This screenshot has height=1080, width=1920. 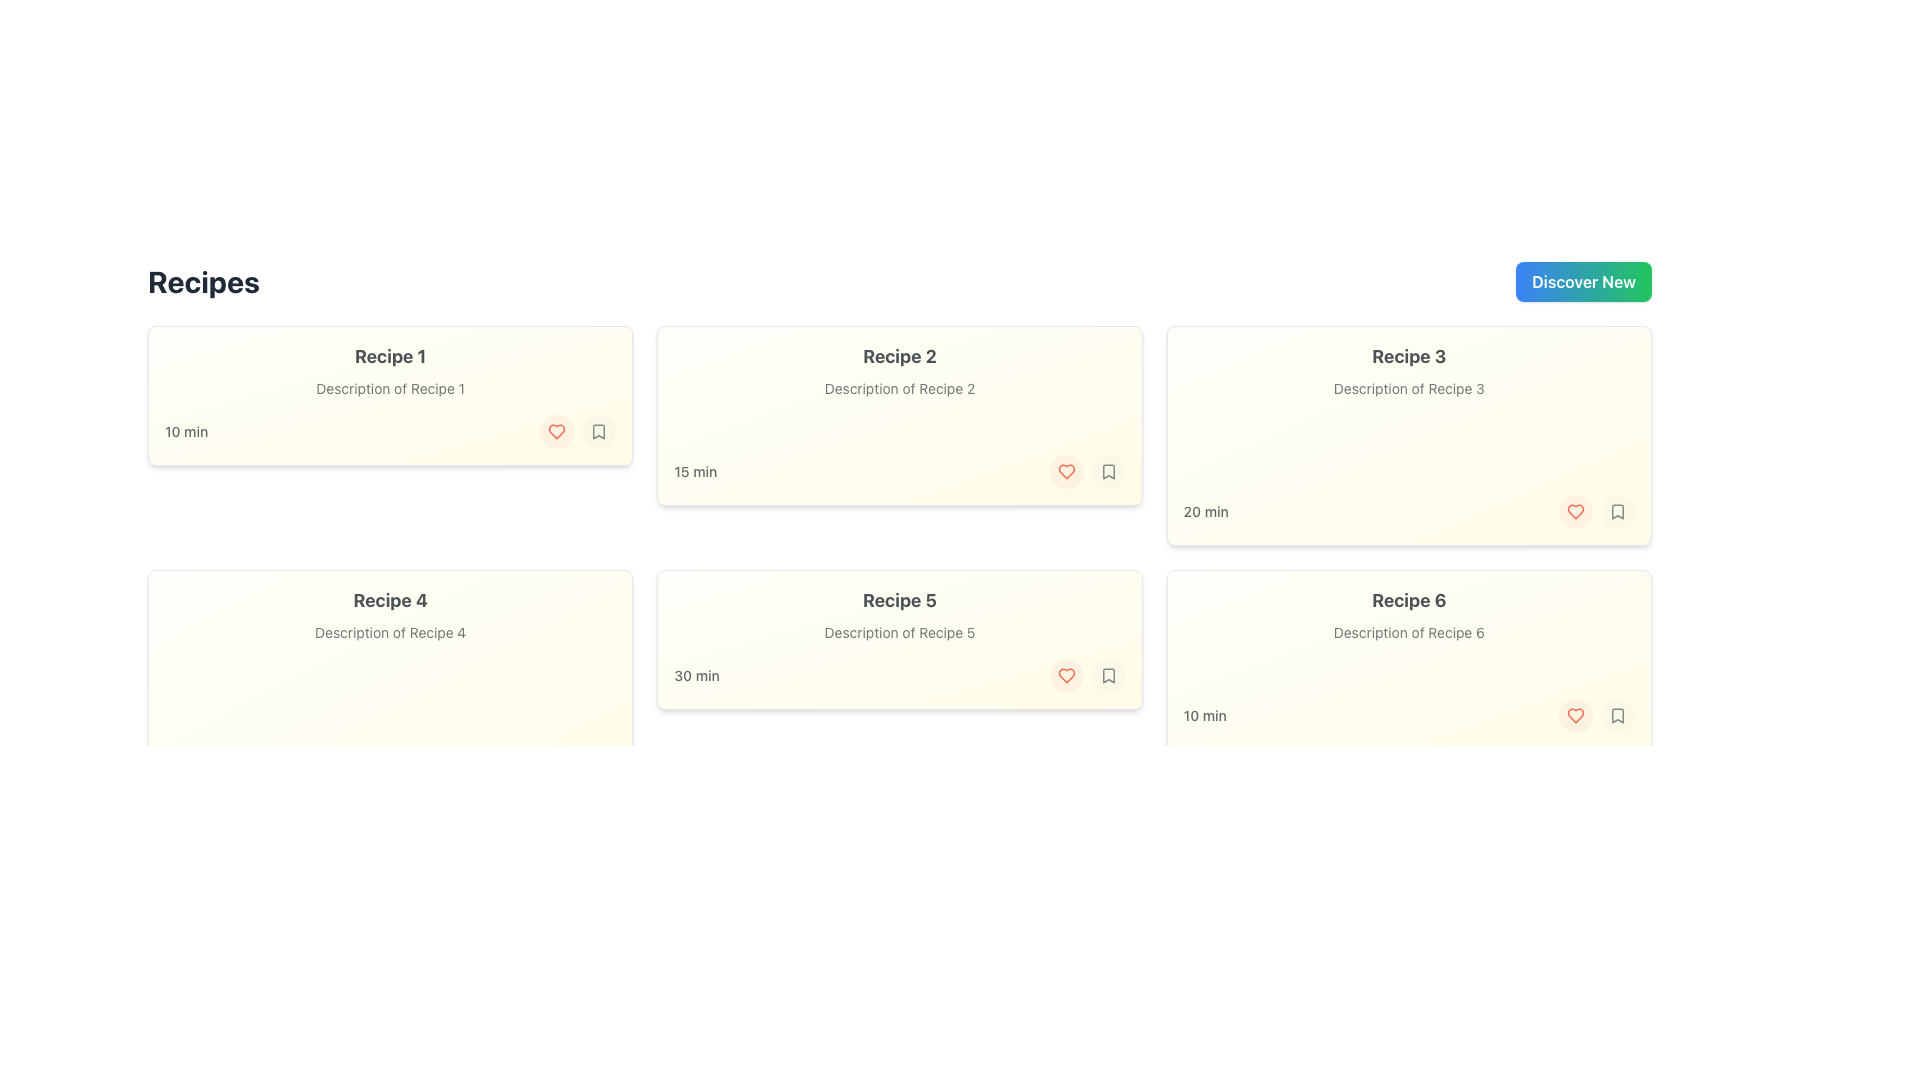 I want to click on title text of the recipe card labeled 'Recipe 6', which is positioned in the upper section of the card, so click(x=1408, y=600).